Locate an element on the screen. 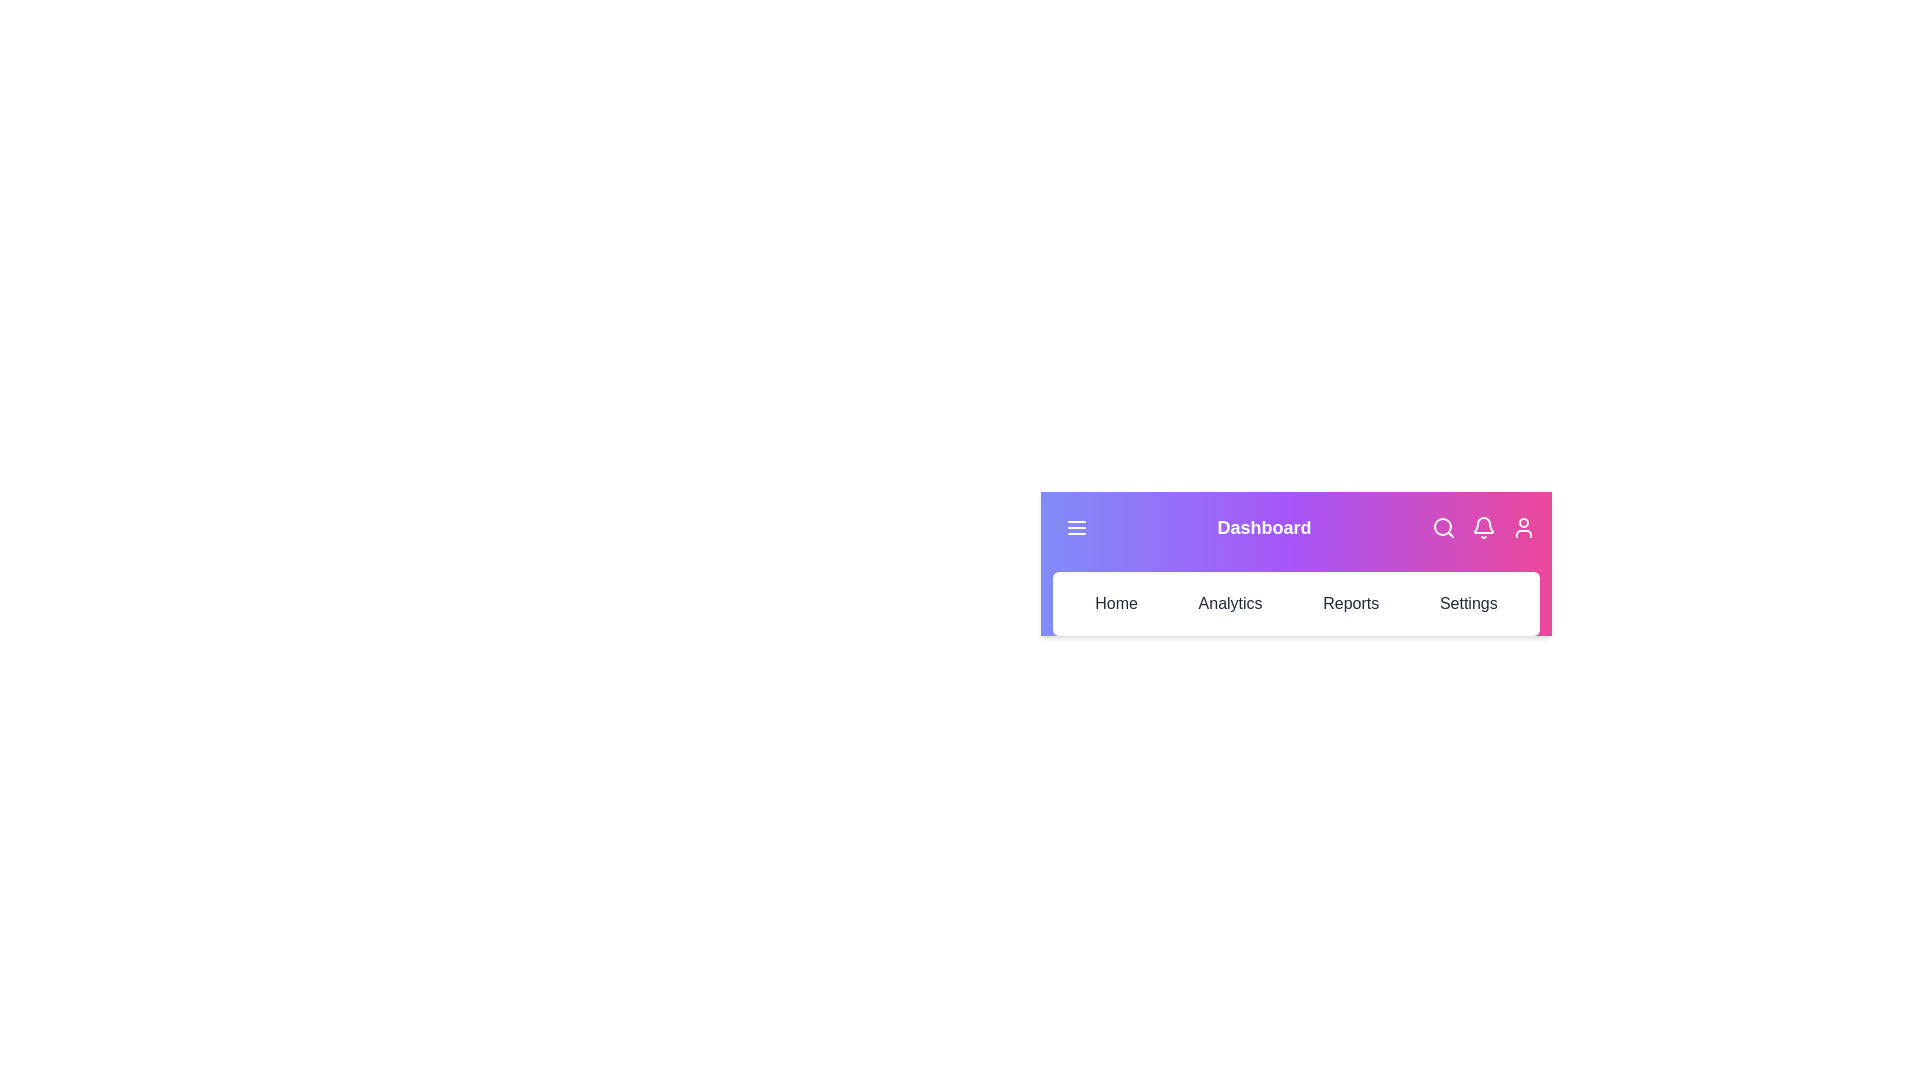 This screenshot has width=1920, height=1080. the menu_button to observe its hover effect is located at coordinates (1075, 527).